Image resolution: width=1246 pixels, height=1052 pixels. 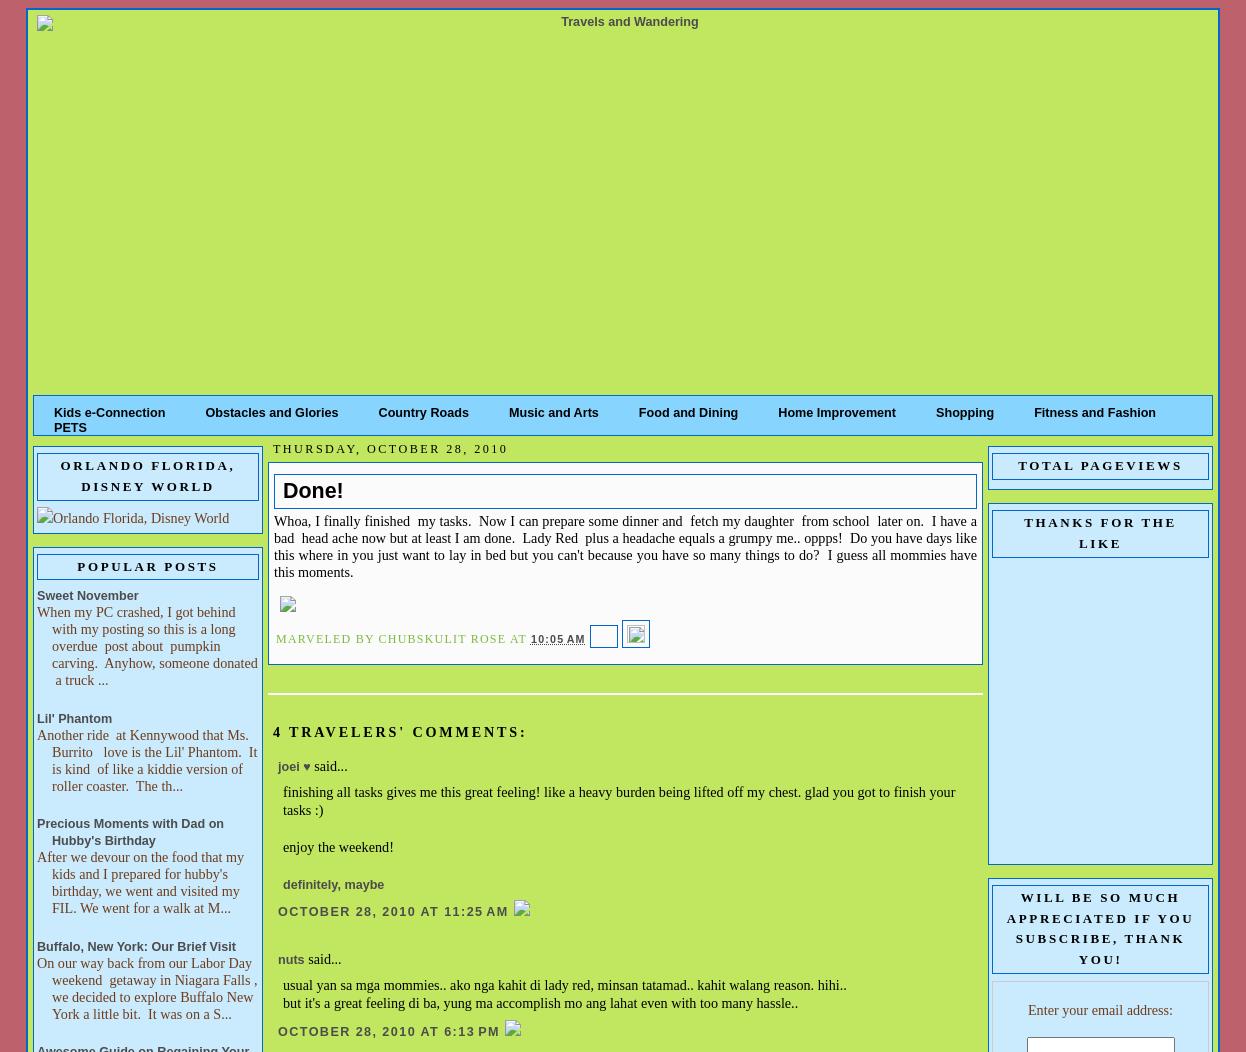 What do you see at coordinates (147, 987) in the screenshot?
I see `'On our way back from our Labor Day weekend  getaway in Niagara Falls , we decided to explore Buffalo New York a little bit.  It was on a S...'` at bounding box center [147, 987].